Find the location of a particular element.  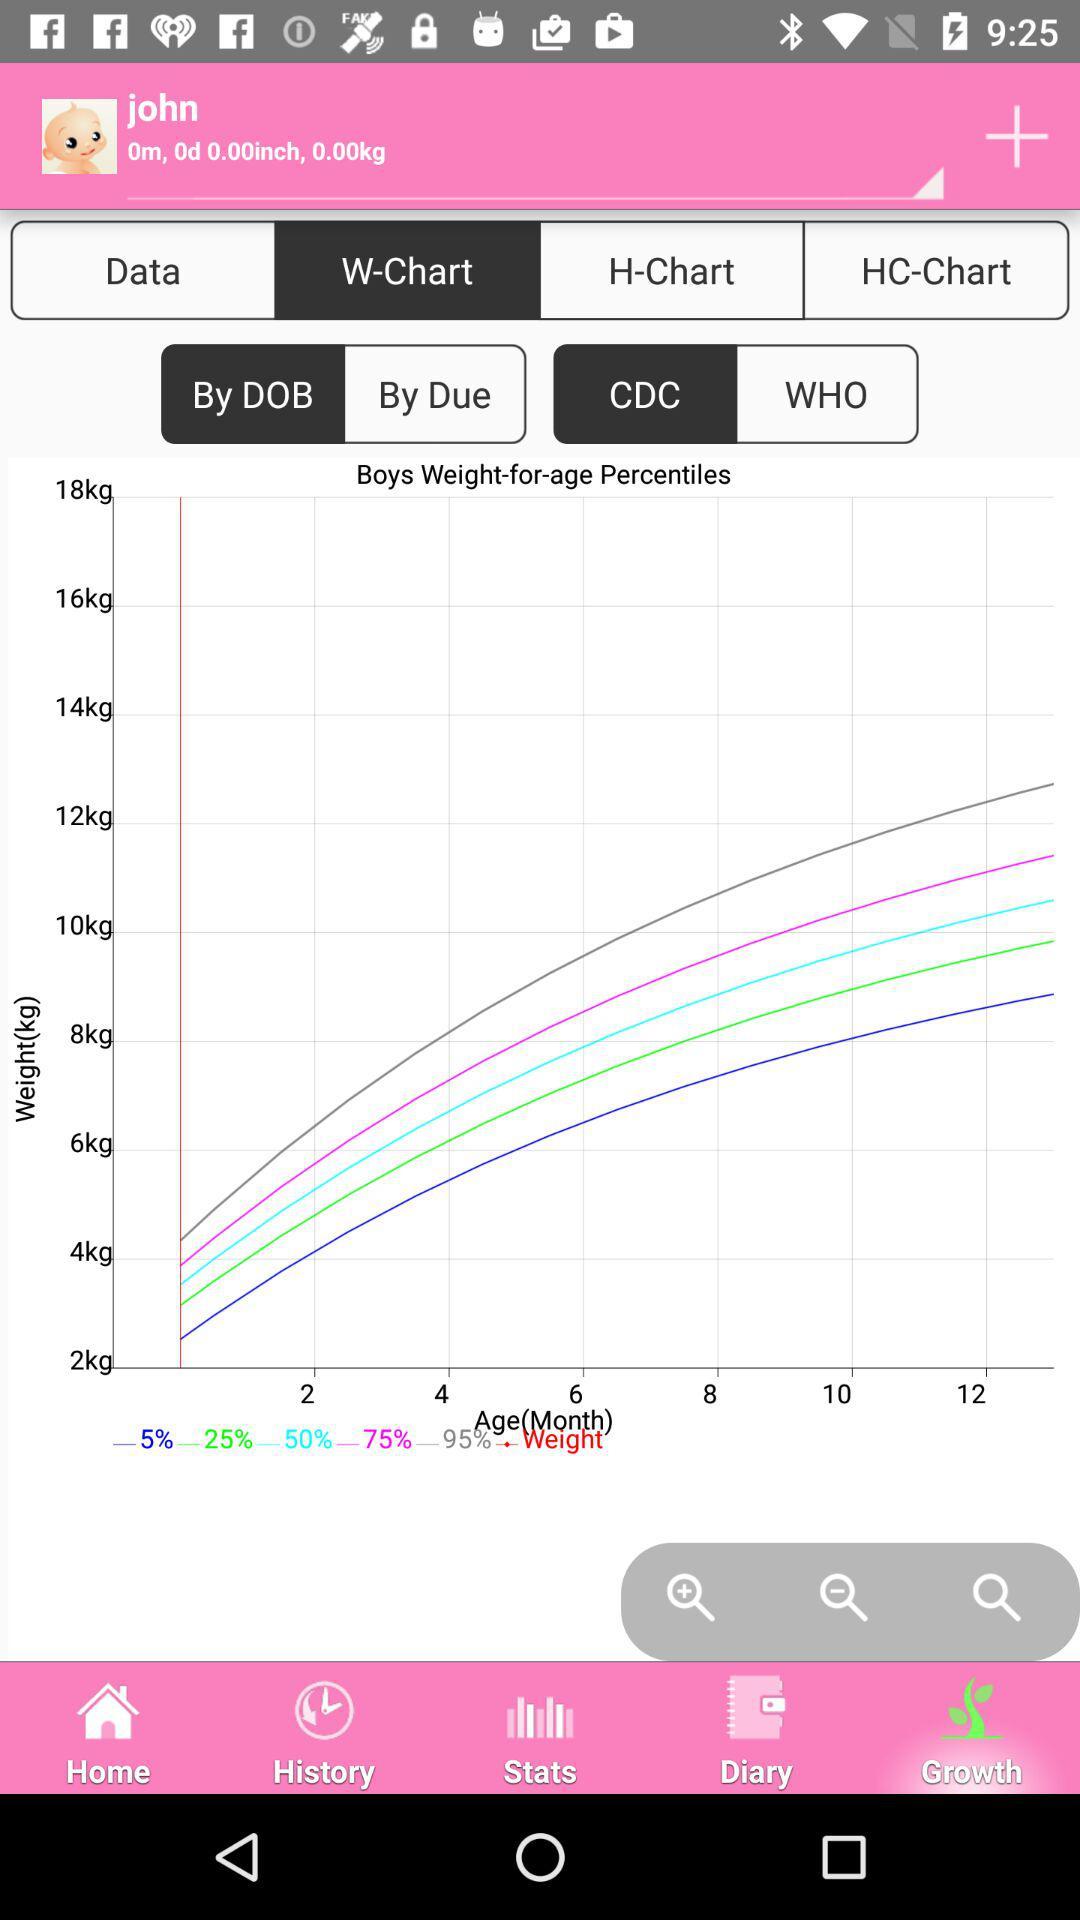

icon to the right of by dob icon is located at coordinates (433, 394).